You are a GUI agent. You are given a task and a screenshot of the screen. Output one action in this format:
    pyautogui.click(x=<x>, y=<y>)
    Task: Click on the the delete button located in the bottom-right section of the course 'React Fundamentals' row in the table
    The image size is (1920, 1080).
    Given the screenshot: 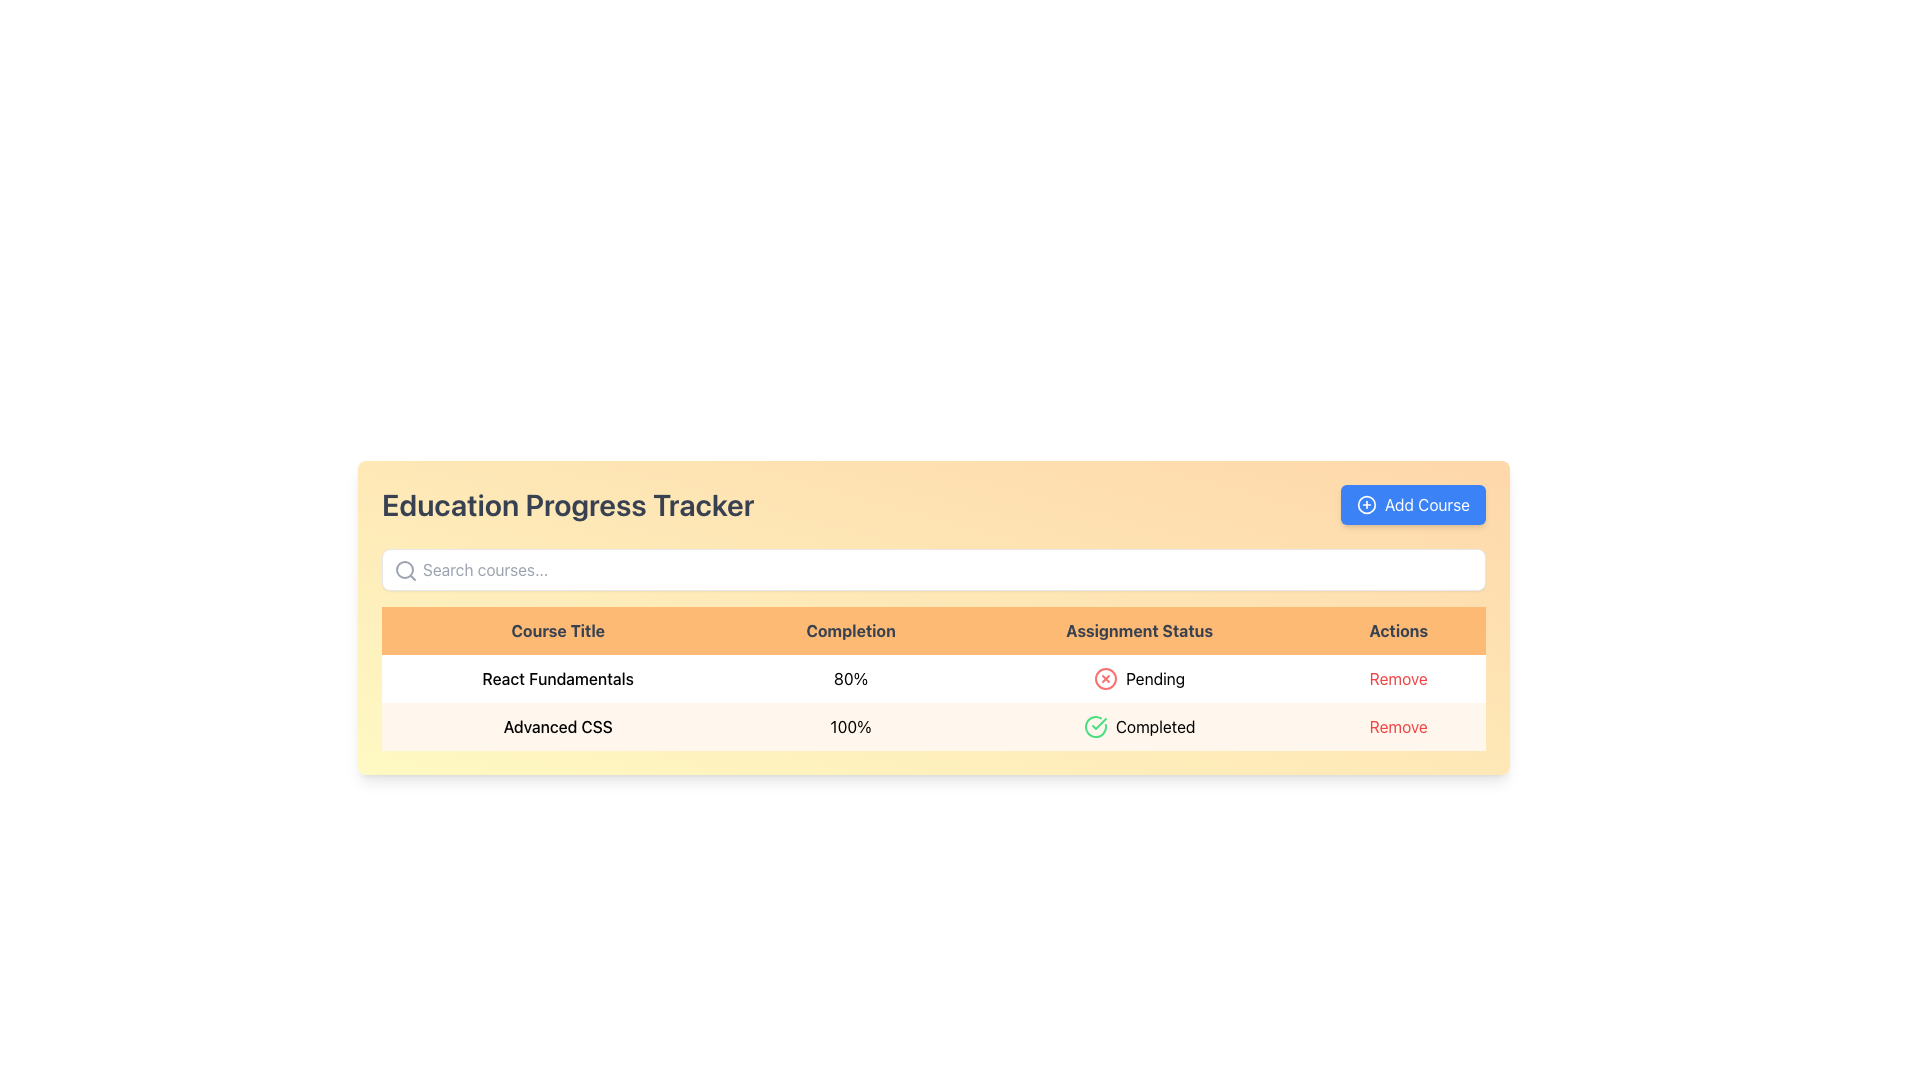 What is the action you would take?
    pyautogui.click(x=1397, y=677)
    